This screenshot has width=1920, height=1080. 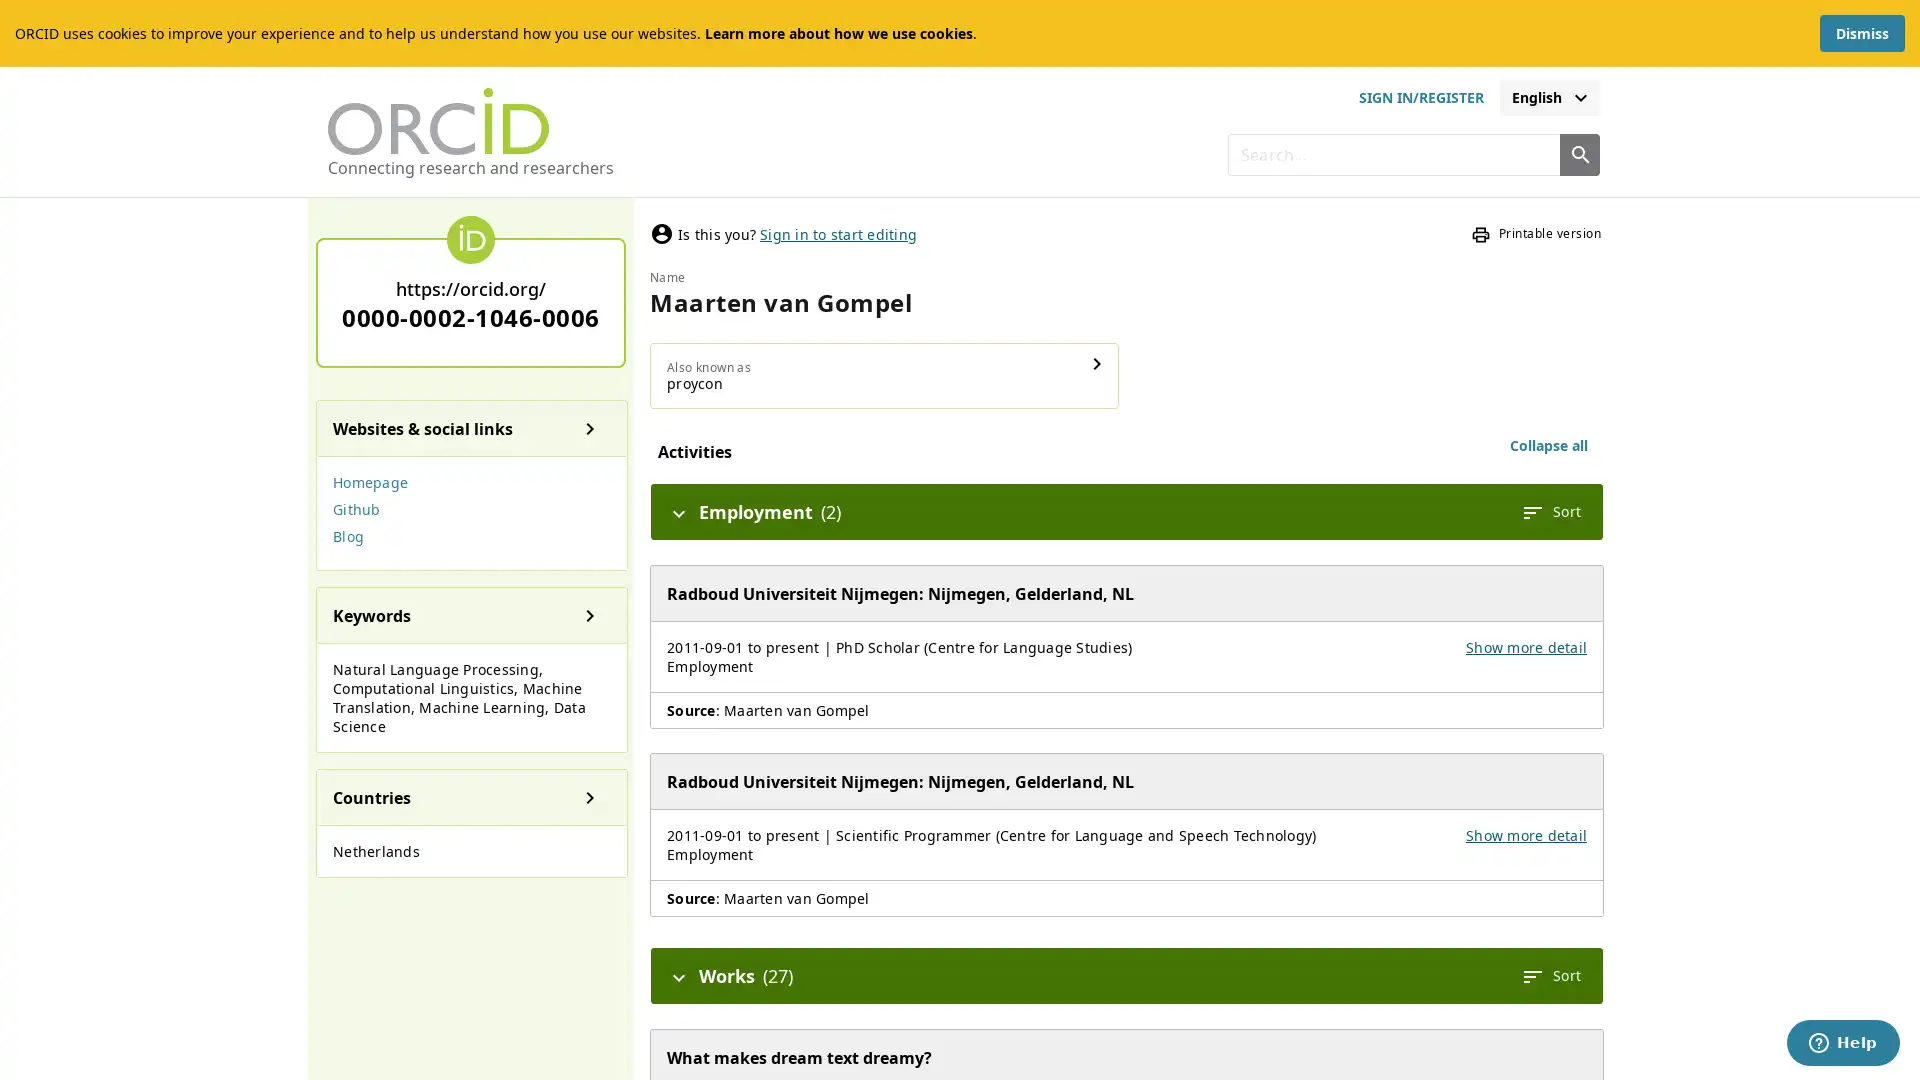 I want to click on Search, so click(x=1578, y=153).